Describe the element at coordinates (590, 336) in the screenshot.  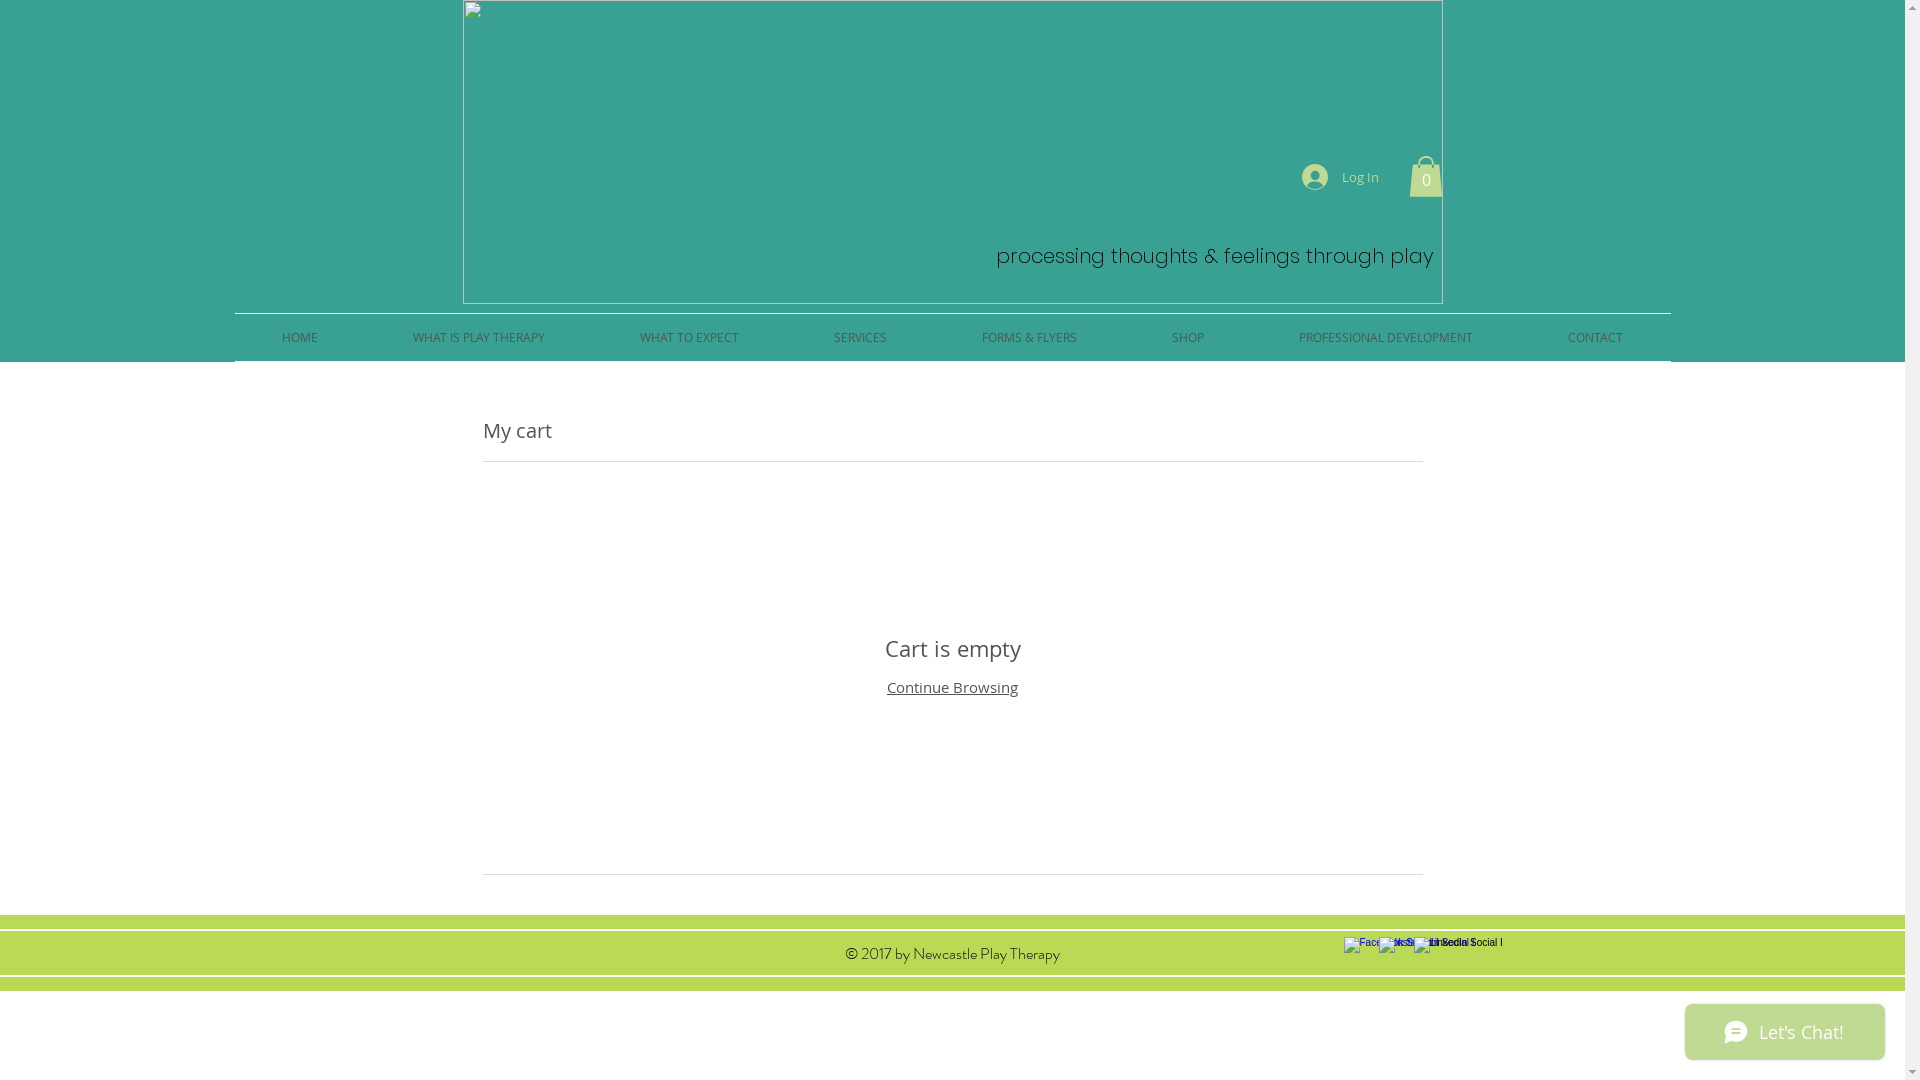
I see `'WHAT TO EXPECT'` at that location.